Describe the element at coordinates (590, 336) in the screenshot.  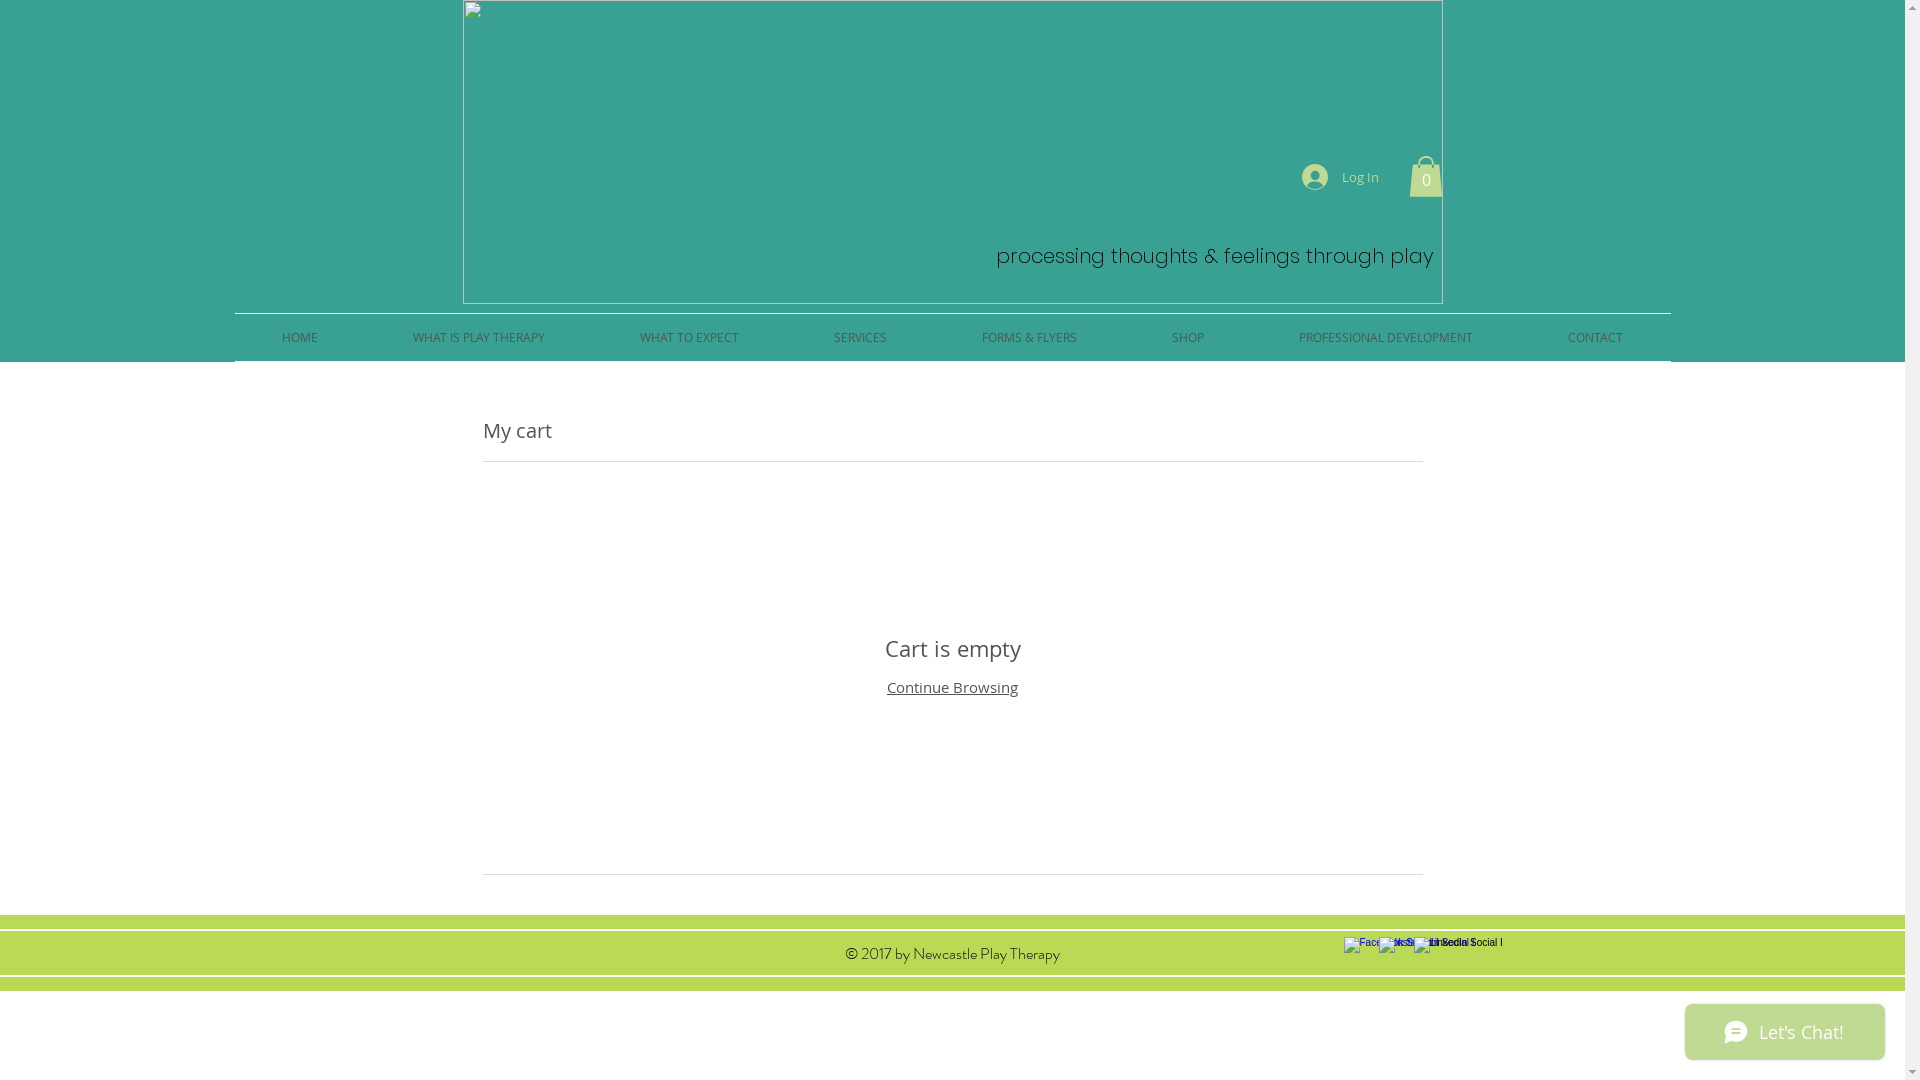
I see `'WHAT TO EXPECT'` at that location.